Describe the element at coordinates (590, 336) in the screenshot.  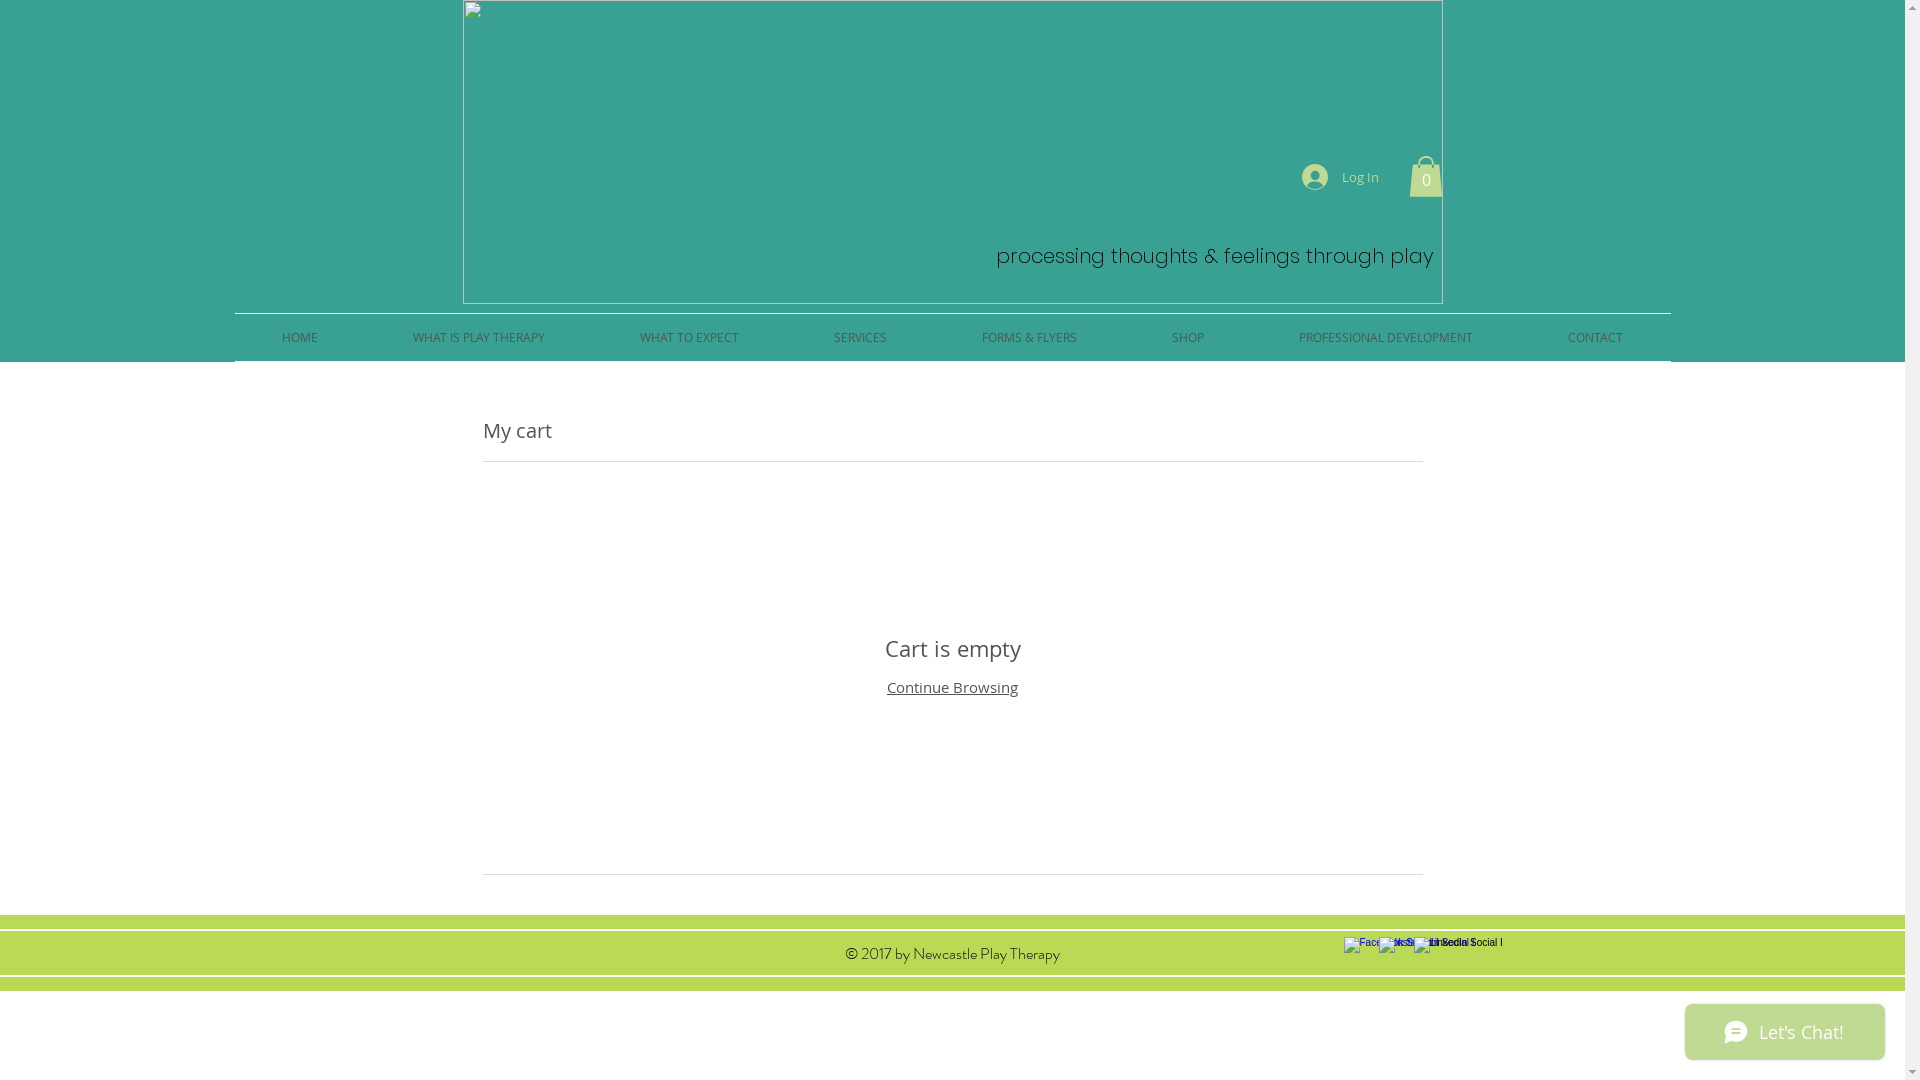
I see `'WHAT TO EXPECT'` at that location.